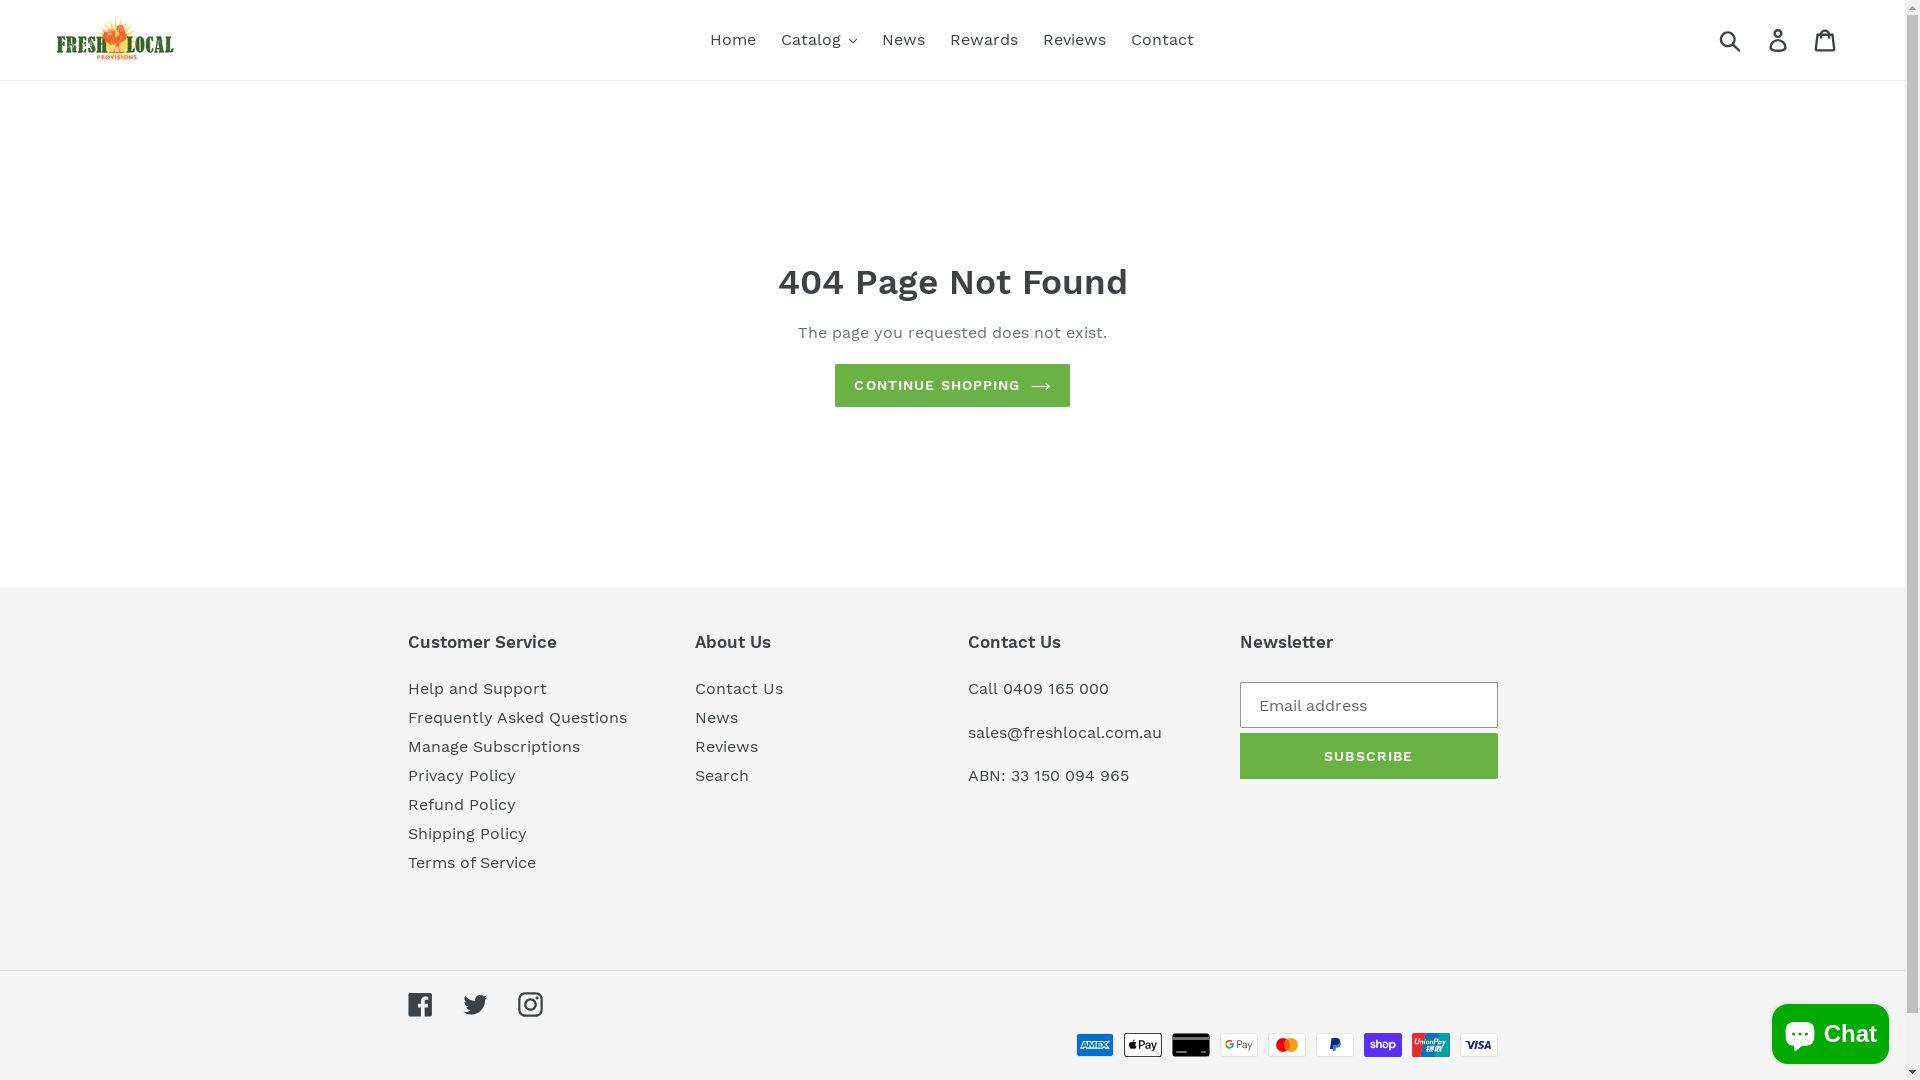  What do you see at coordinates (460, 803) in the screenshot?
I see `'Refund Policy'` at bounding box center [460, 803].